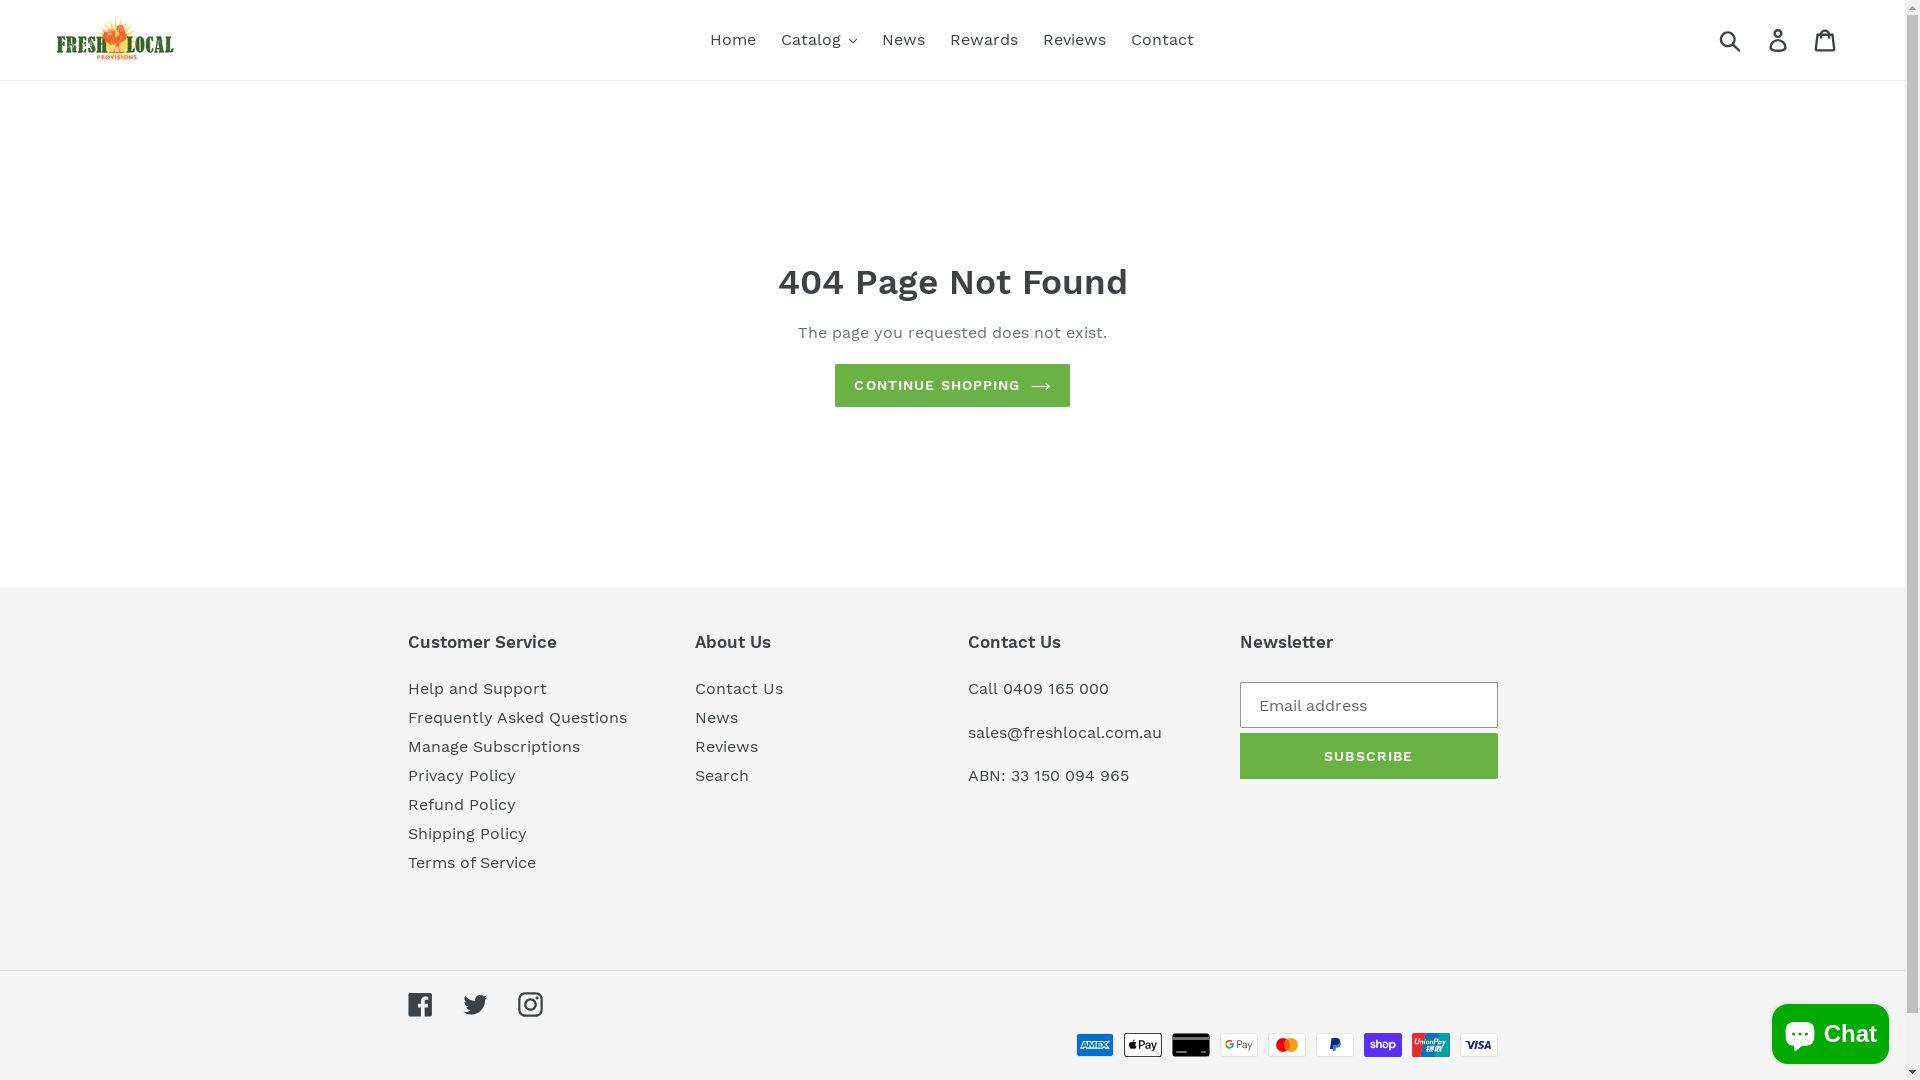  What do you see at coordinates (460, 803) in the screenshot?
I see `'Refund Policy'` at bounding box center [460, 803].